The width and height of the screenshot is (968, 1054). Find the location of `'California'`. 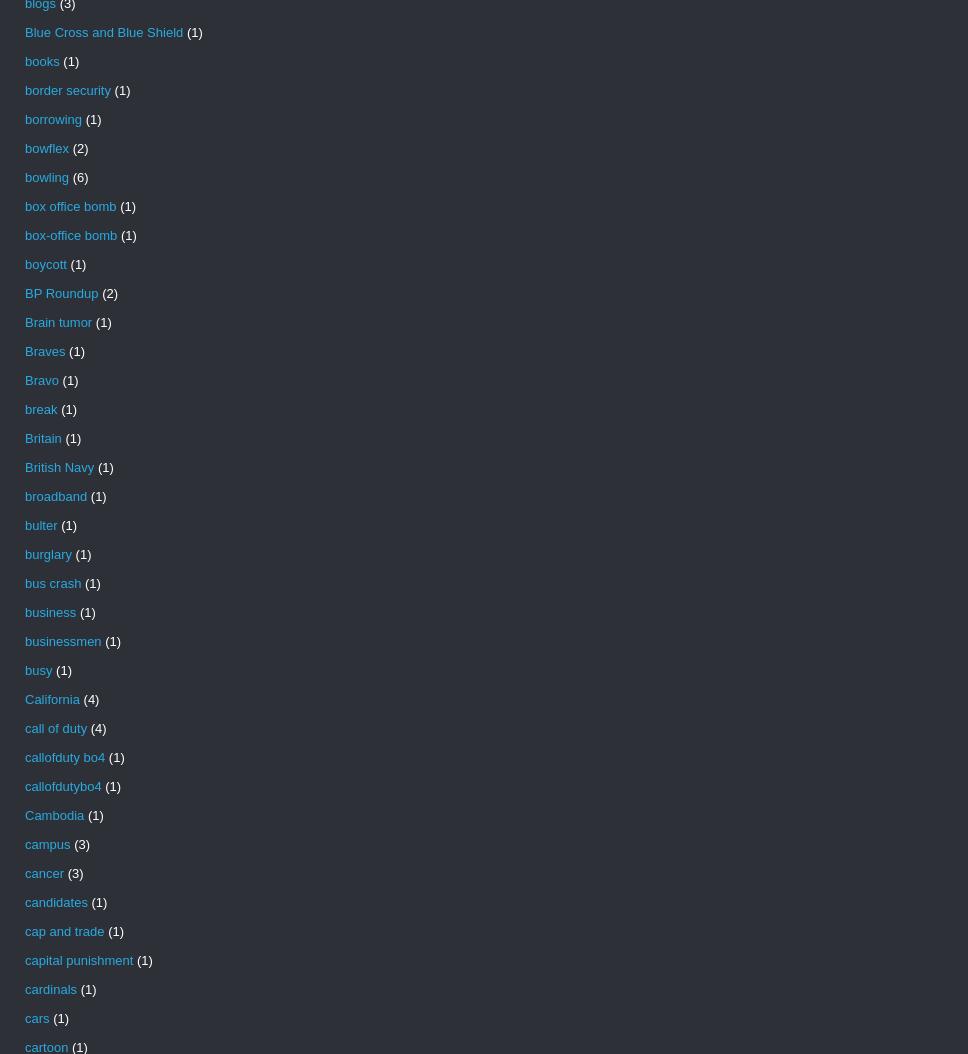

'California' is located at coordinates (50, 698).